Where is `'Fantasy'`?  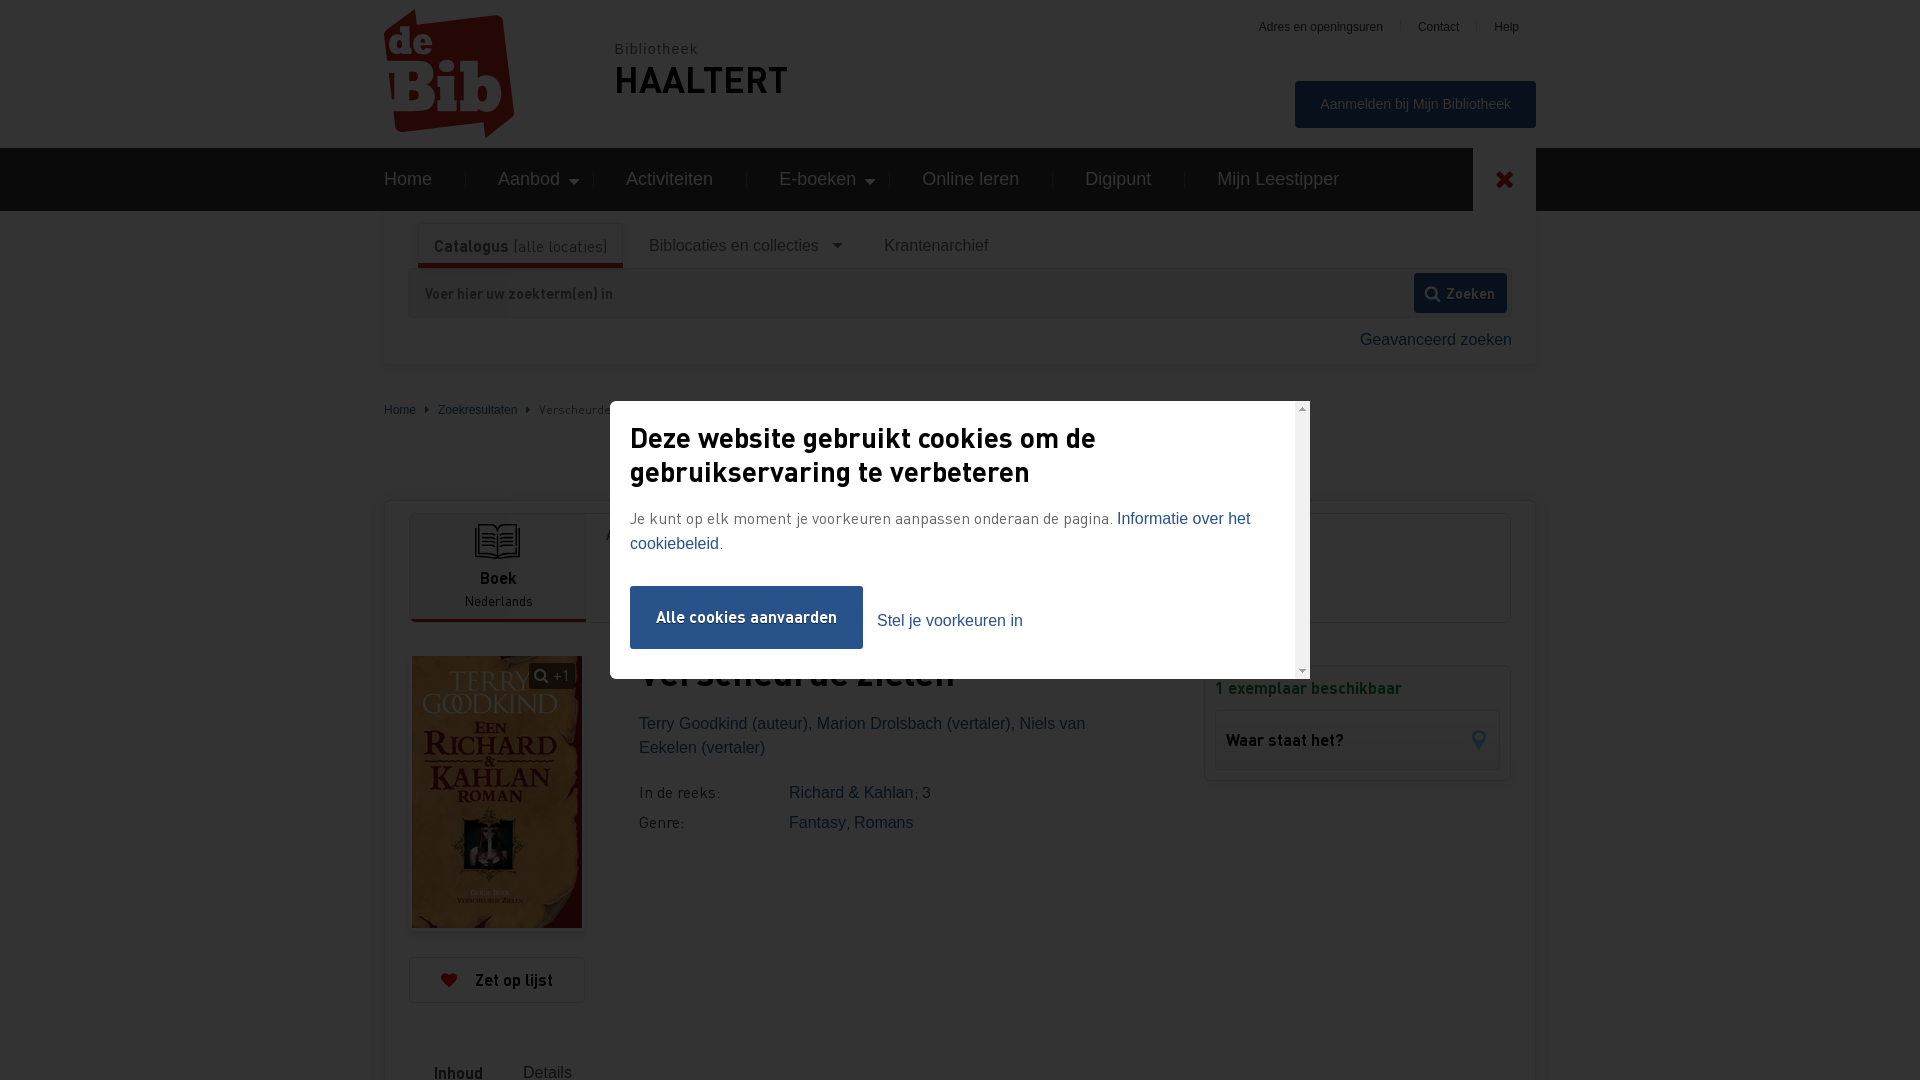
'Fantasy' is located at coordinates (787, 822).